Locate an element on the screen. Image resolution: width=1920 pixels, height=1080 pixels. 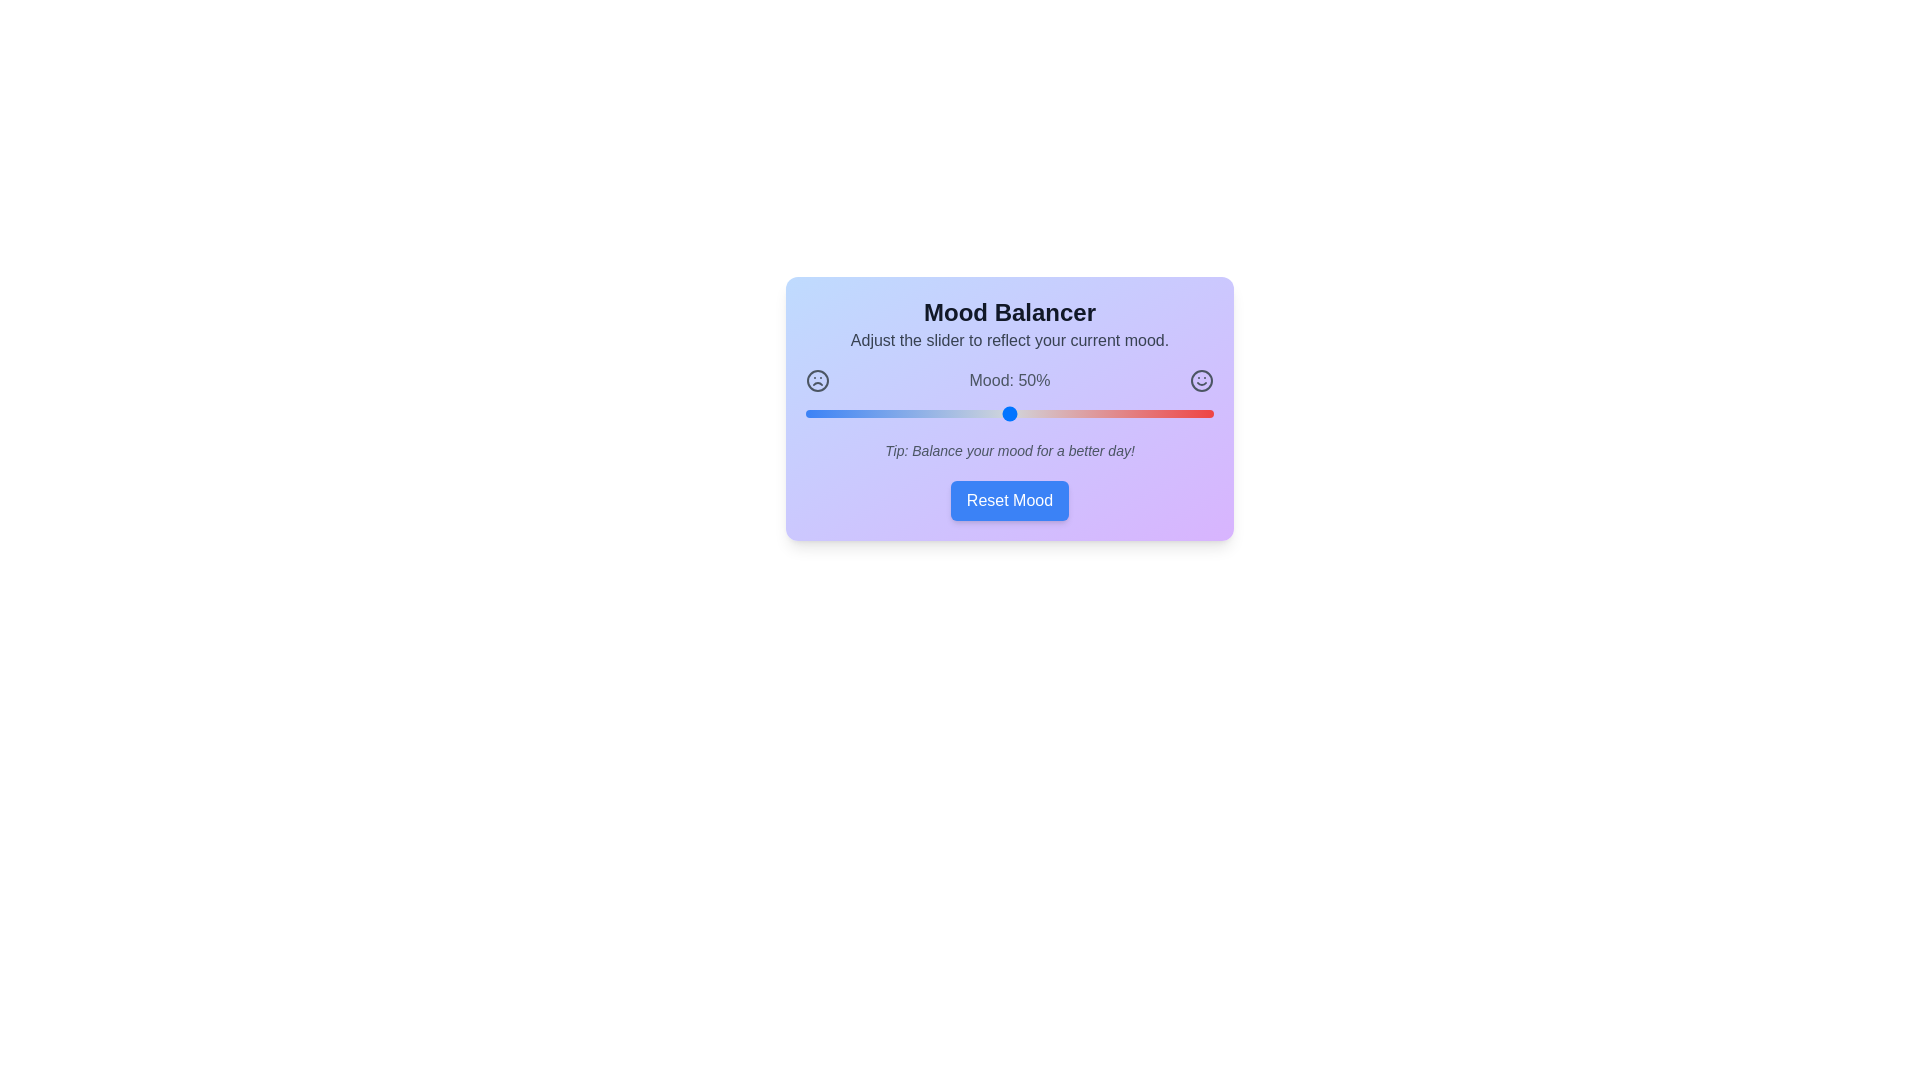
the mood slider to 14% is located at coordinates (863, 412).